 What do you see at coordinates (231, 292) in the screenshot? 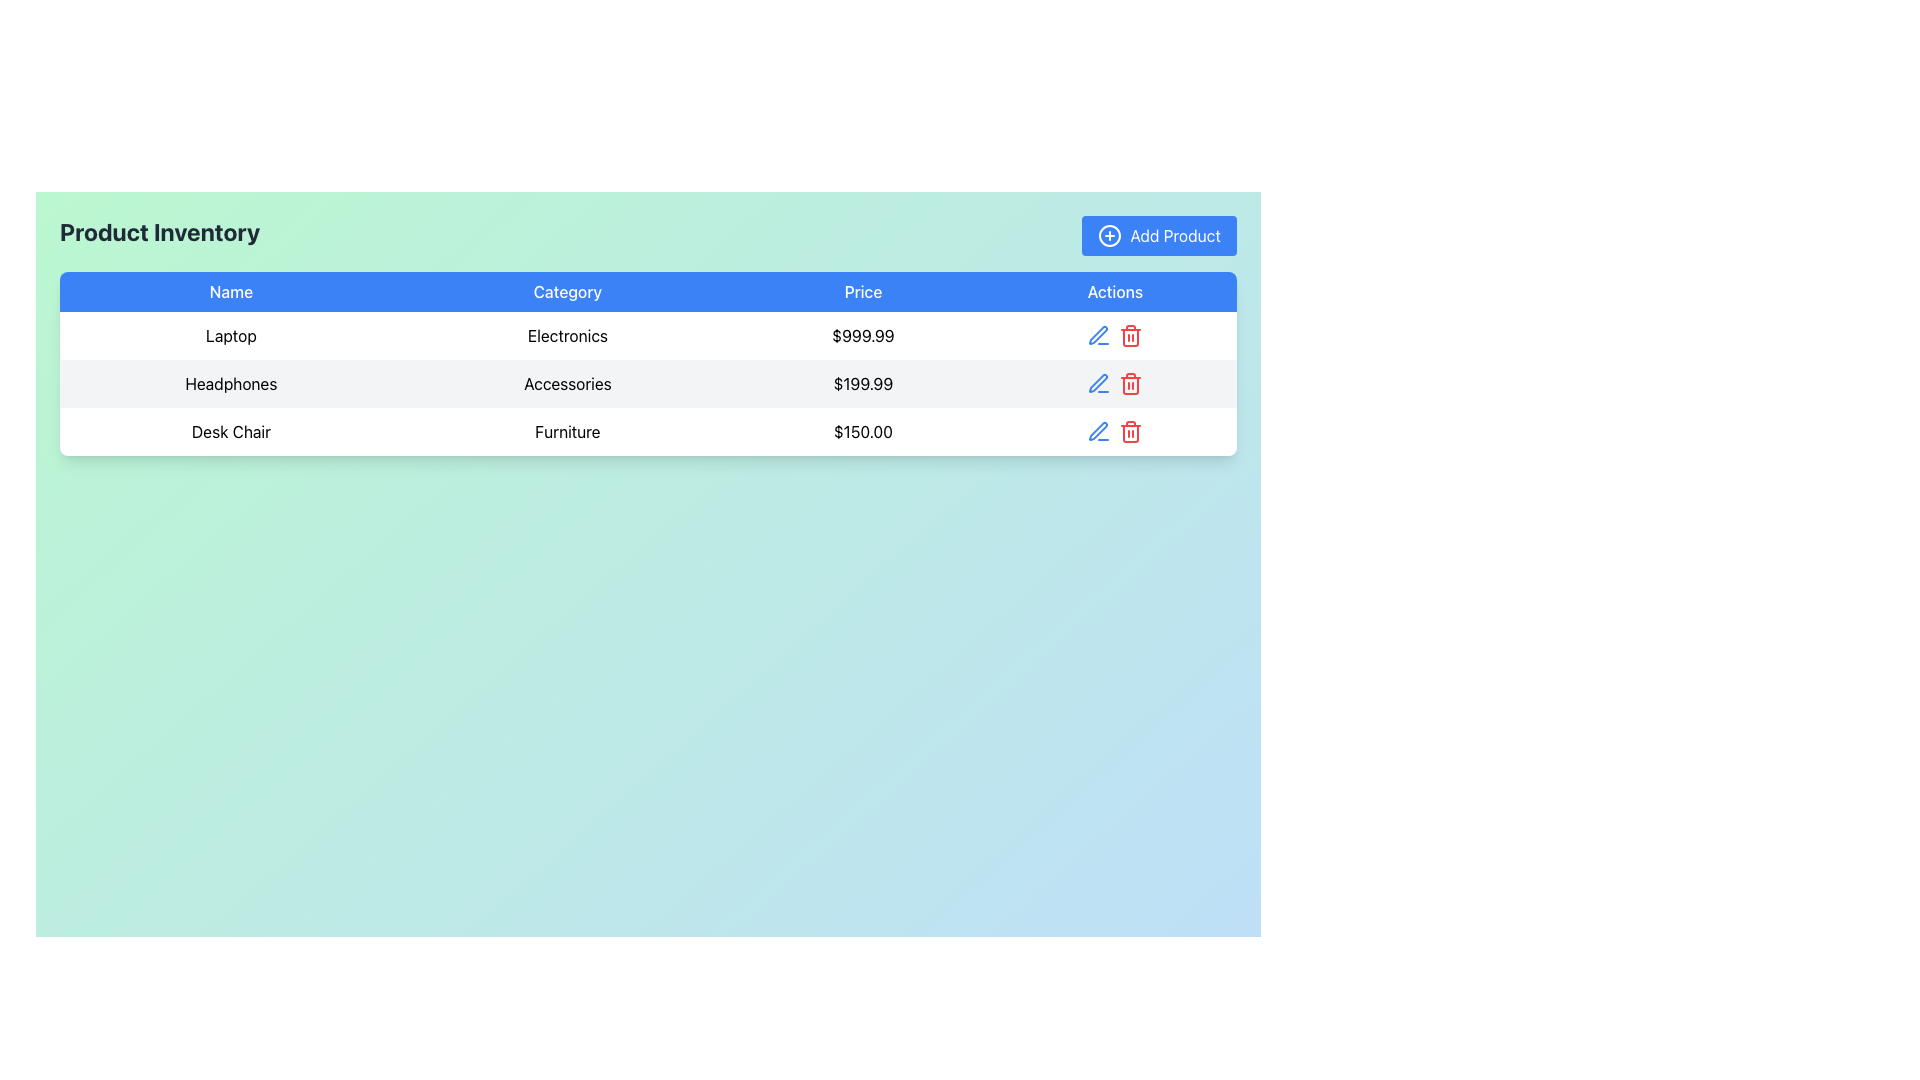
I see `the header label for the first column of the table, which indicates the names of products` at bounding box center [231, 292].